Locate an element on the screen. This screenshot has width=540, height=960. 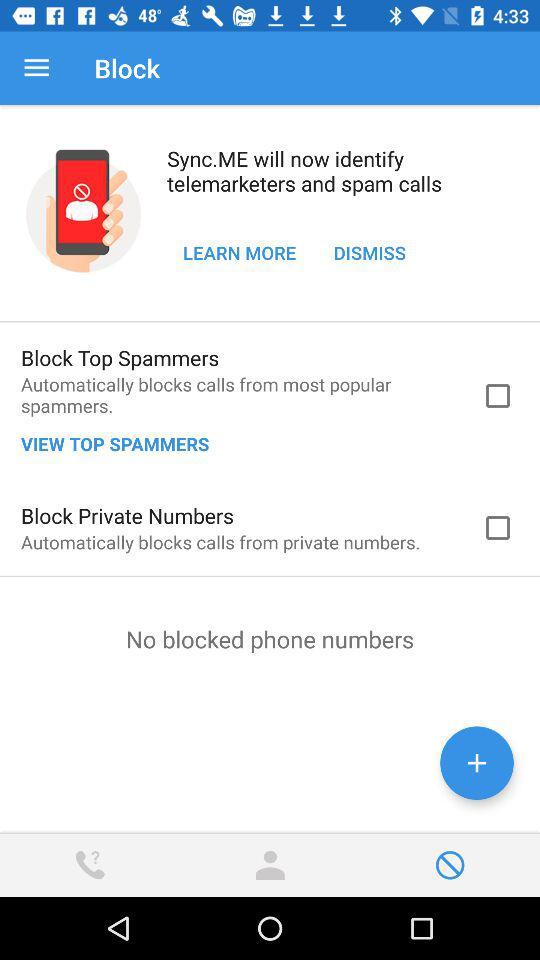
icon next to learn more is located at coordinates (368, 251).